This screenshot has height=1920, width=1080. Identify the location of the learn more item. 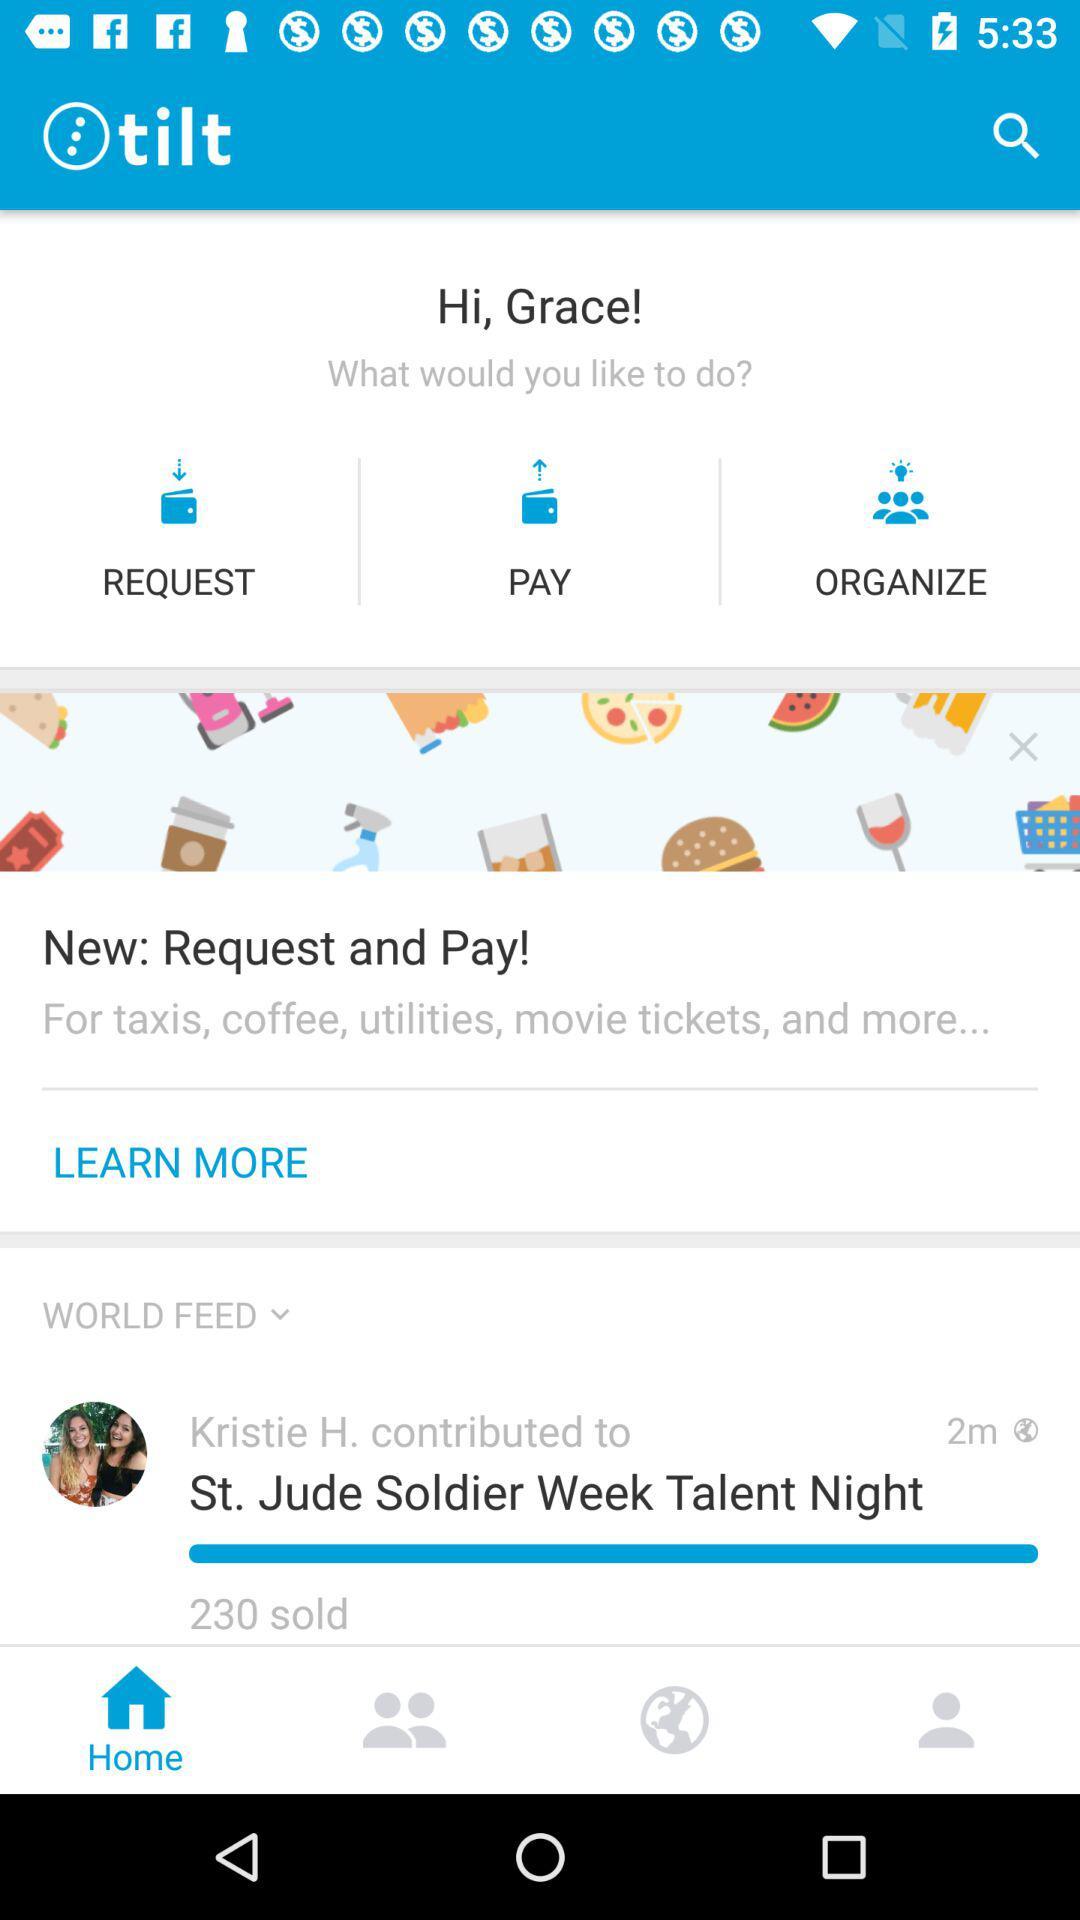
(180, 1161).